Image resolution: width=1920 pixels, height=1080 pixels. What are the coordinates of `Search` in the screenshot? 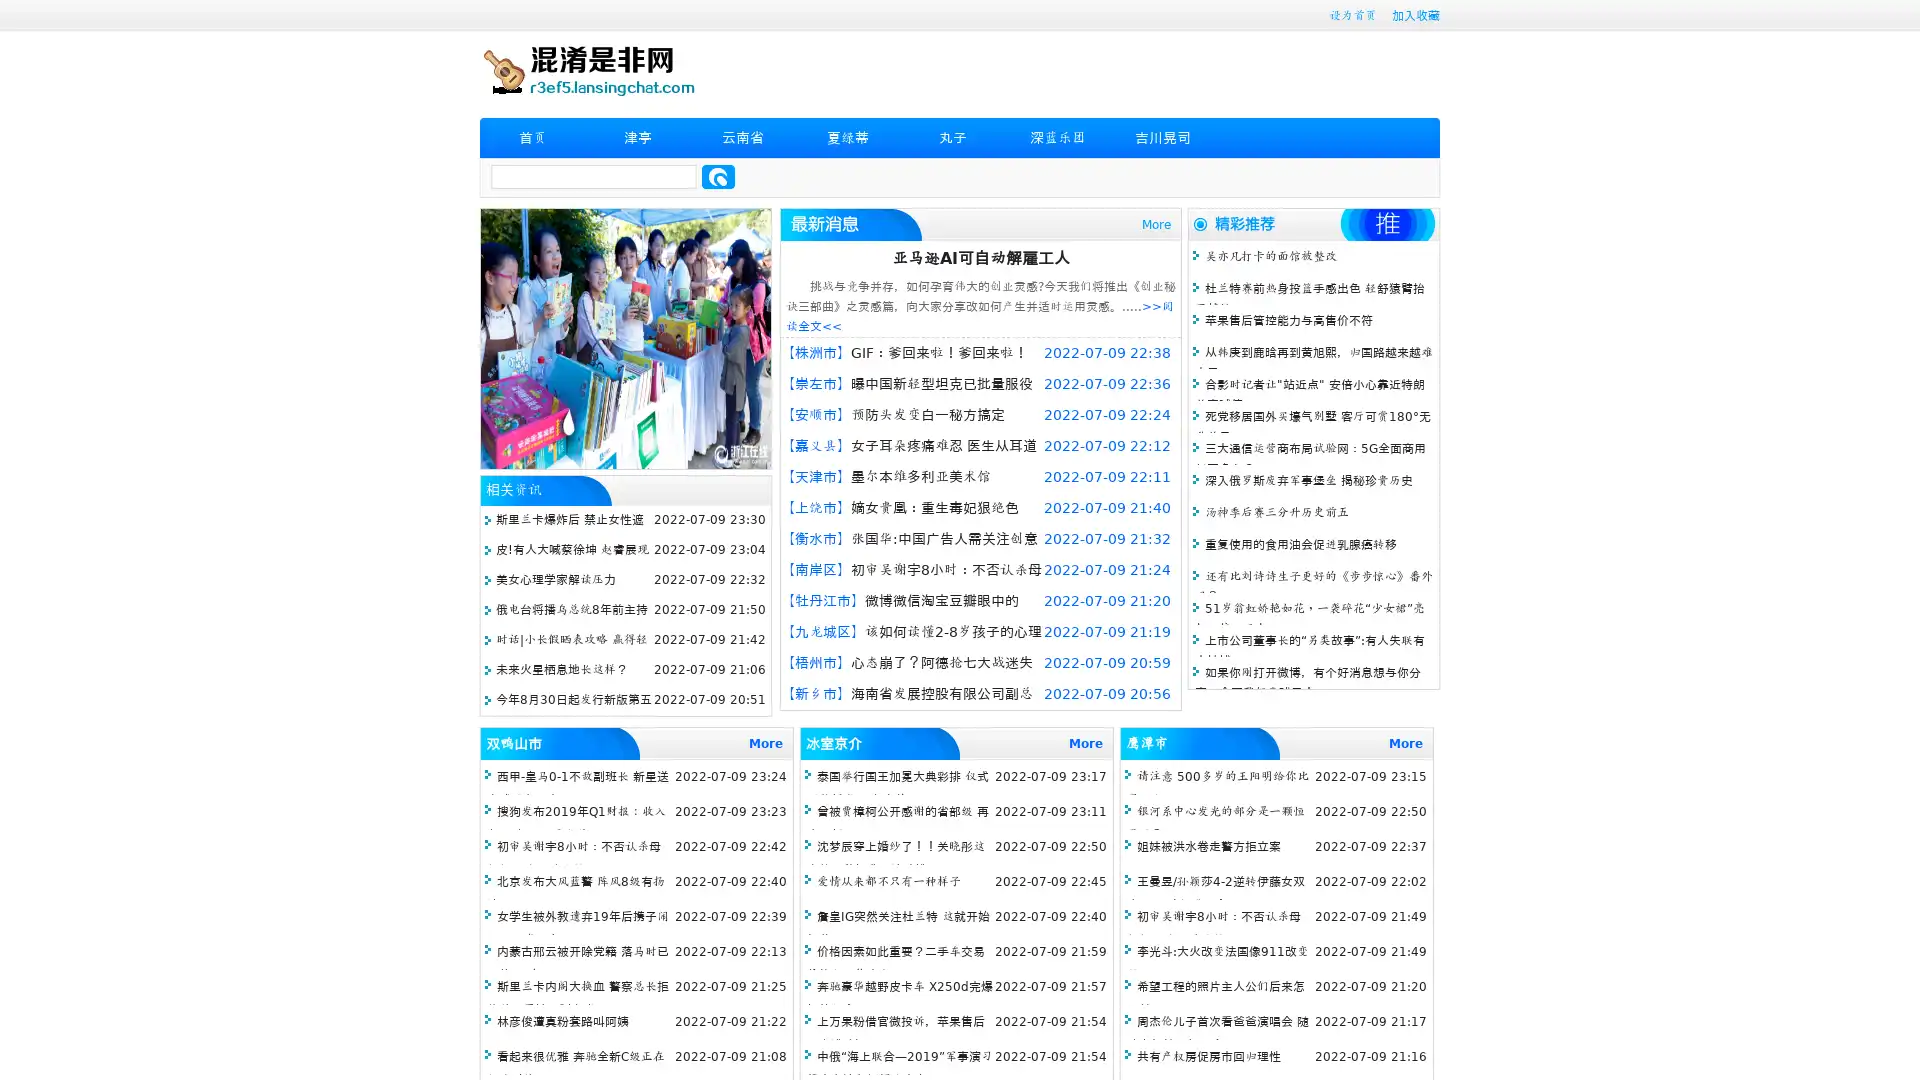 It's located at (718, 176).